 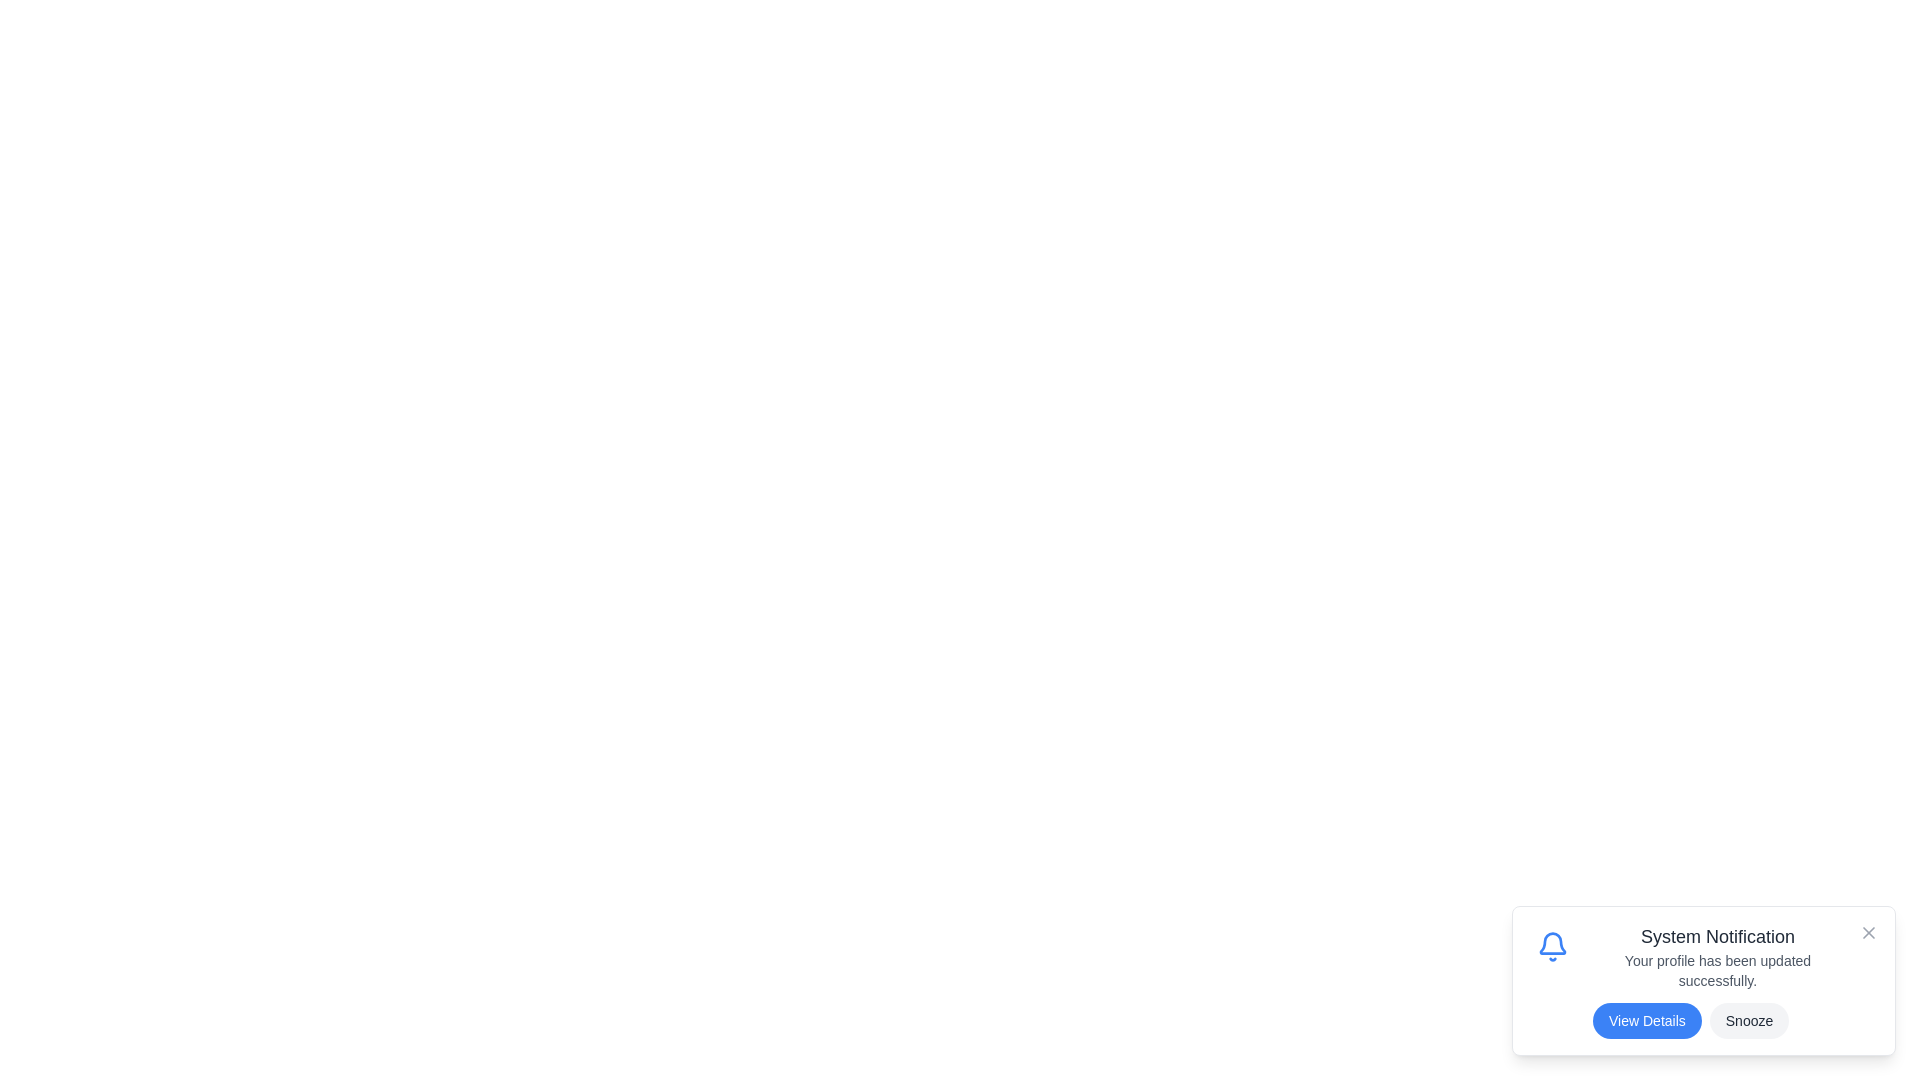 I want to click on the small gray 'X' close button located at the top-right corner of the notification card, so click(x=1867, y=933).